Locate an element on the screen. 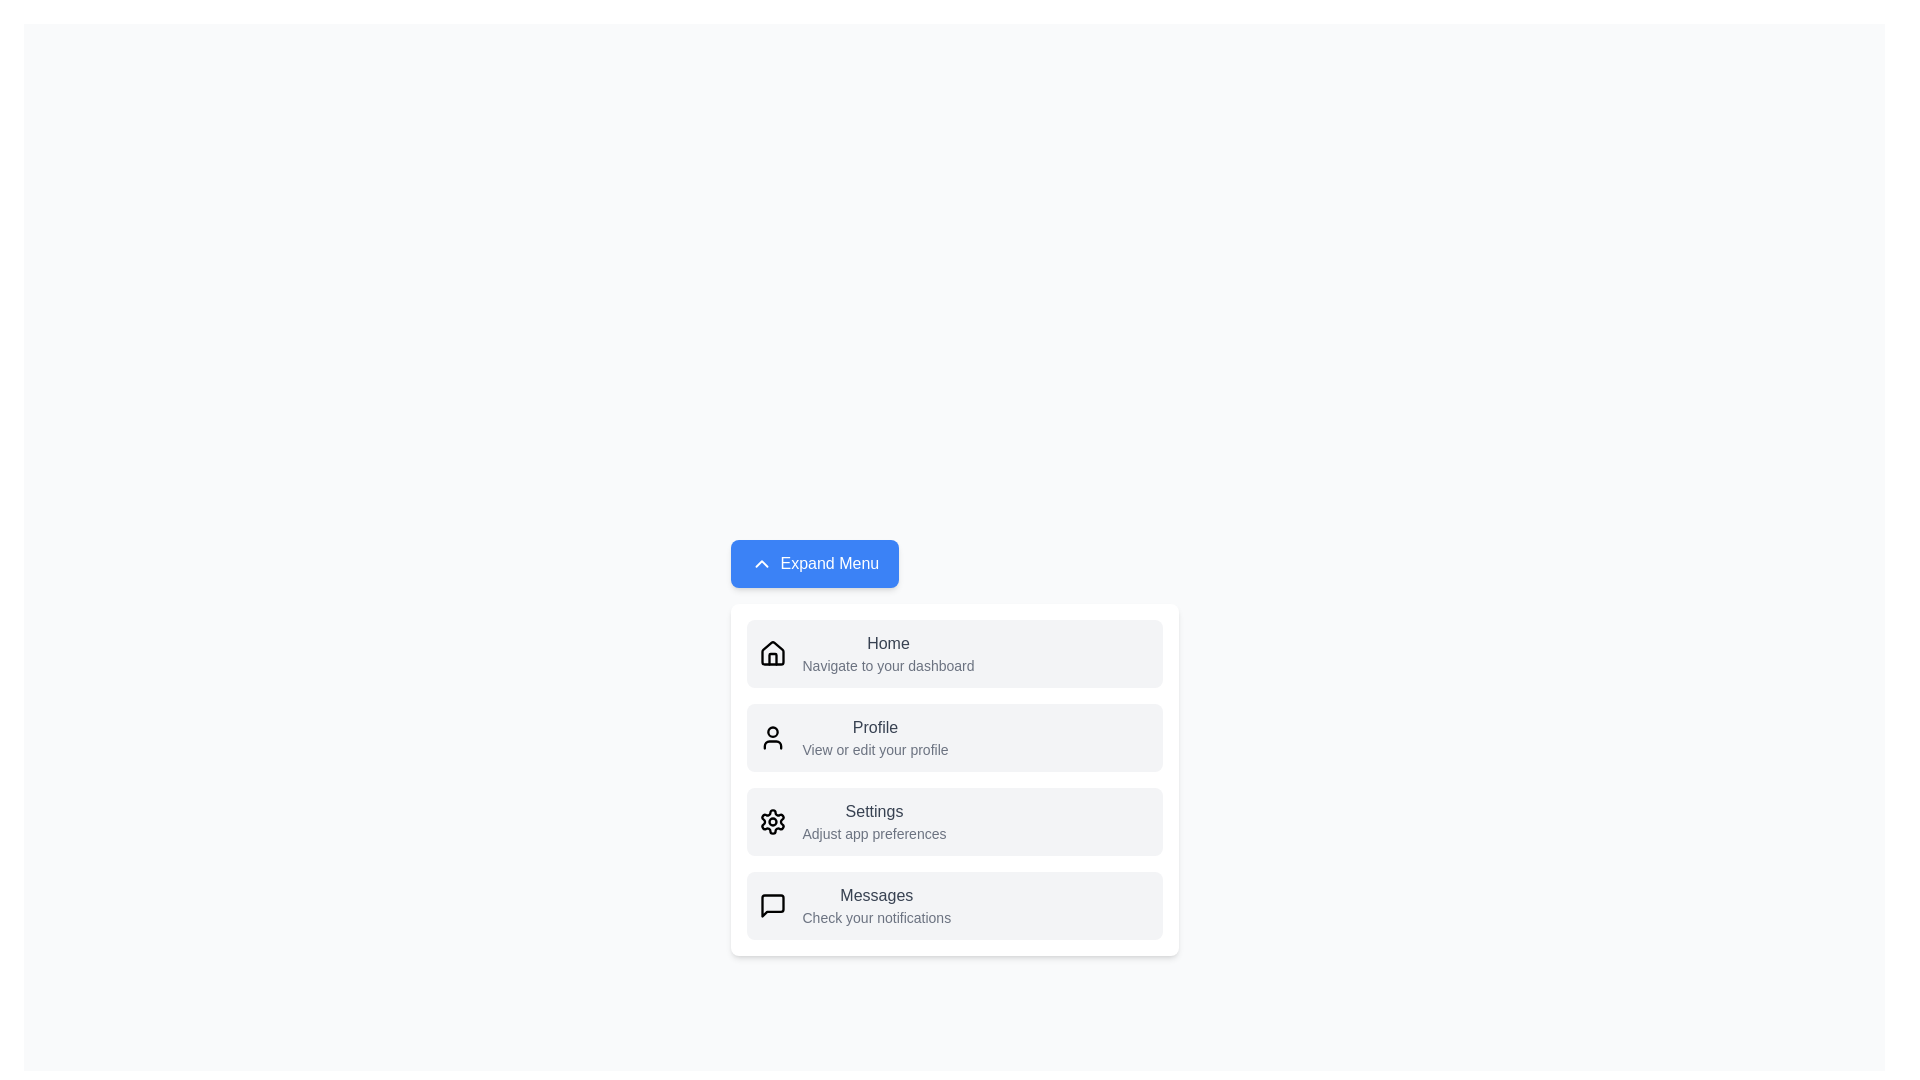 The height and width of the screenshot is (1080, 1920). the 'Messages' action in the EnhancedSpeedDial component is located at coordinates (953, 906).